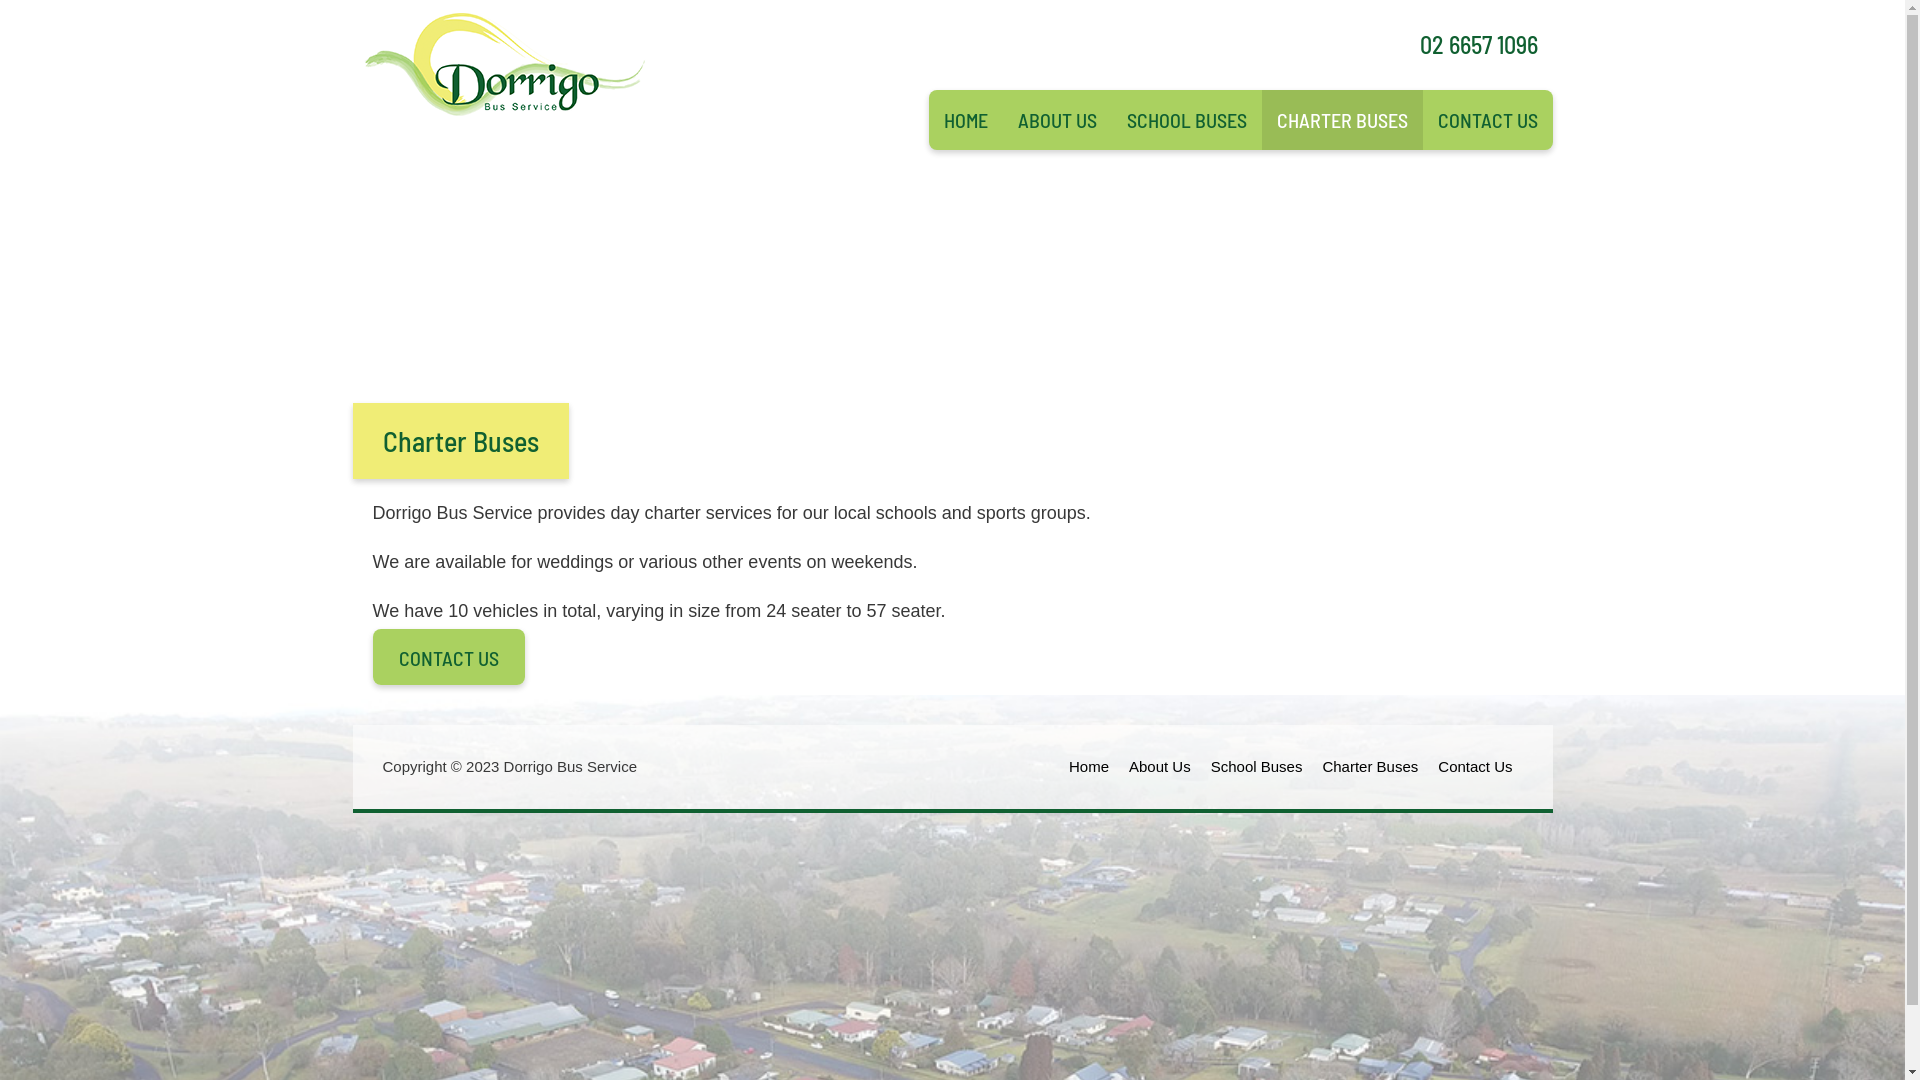 The width and height of the screenshot is (1920, 1080). What do you see at coordinates (1474, 766) in the screenshot?
I see `'Contact Us'` at bounding box center [1474, 766].